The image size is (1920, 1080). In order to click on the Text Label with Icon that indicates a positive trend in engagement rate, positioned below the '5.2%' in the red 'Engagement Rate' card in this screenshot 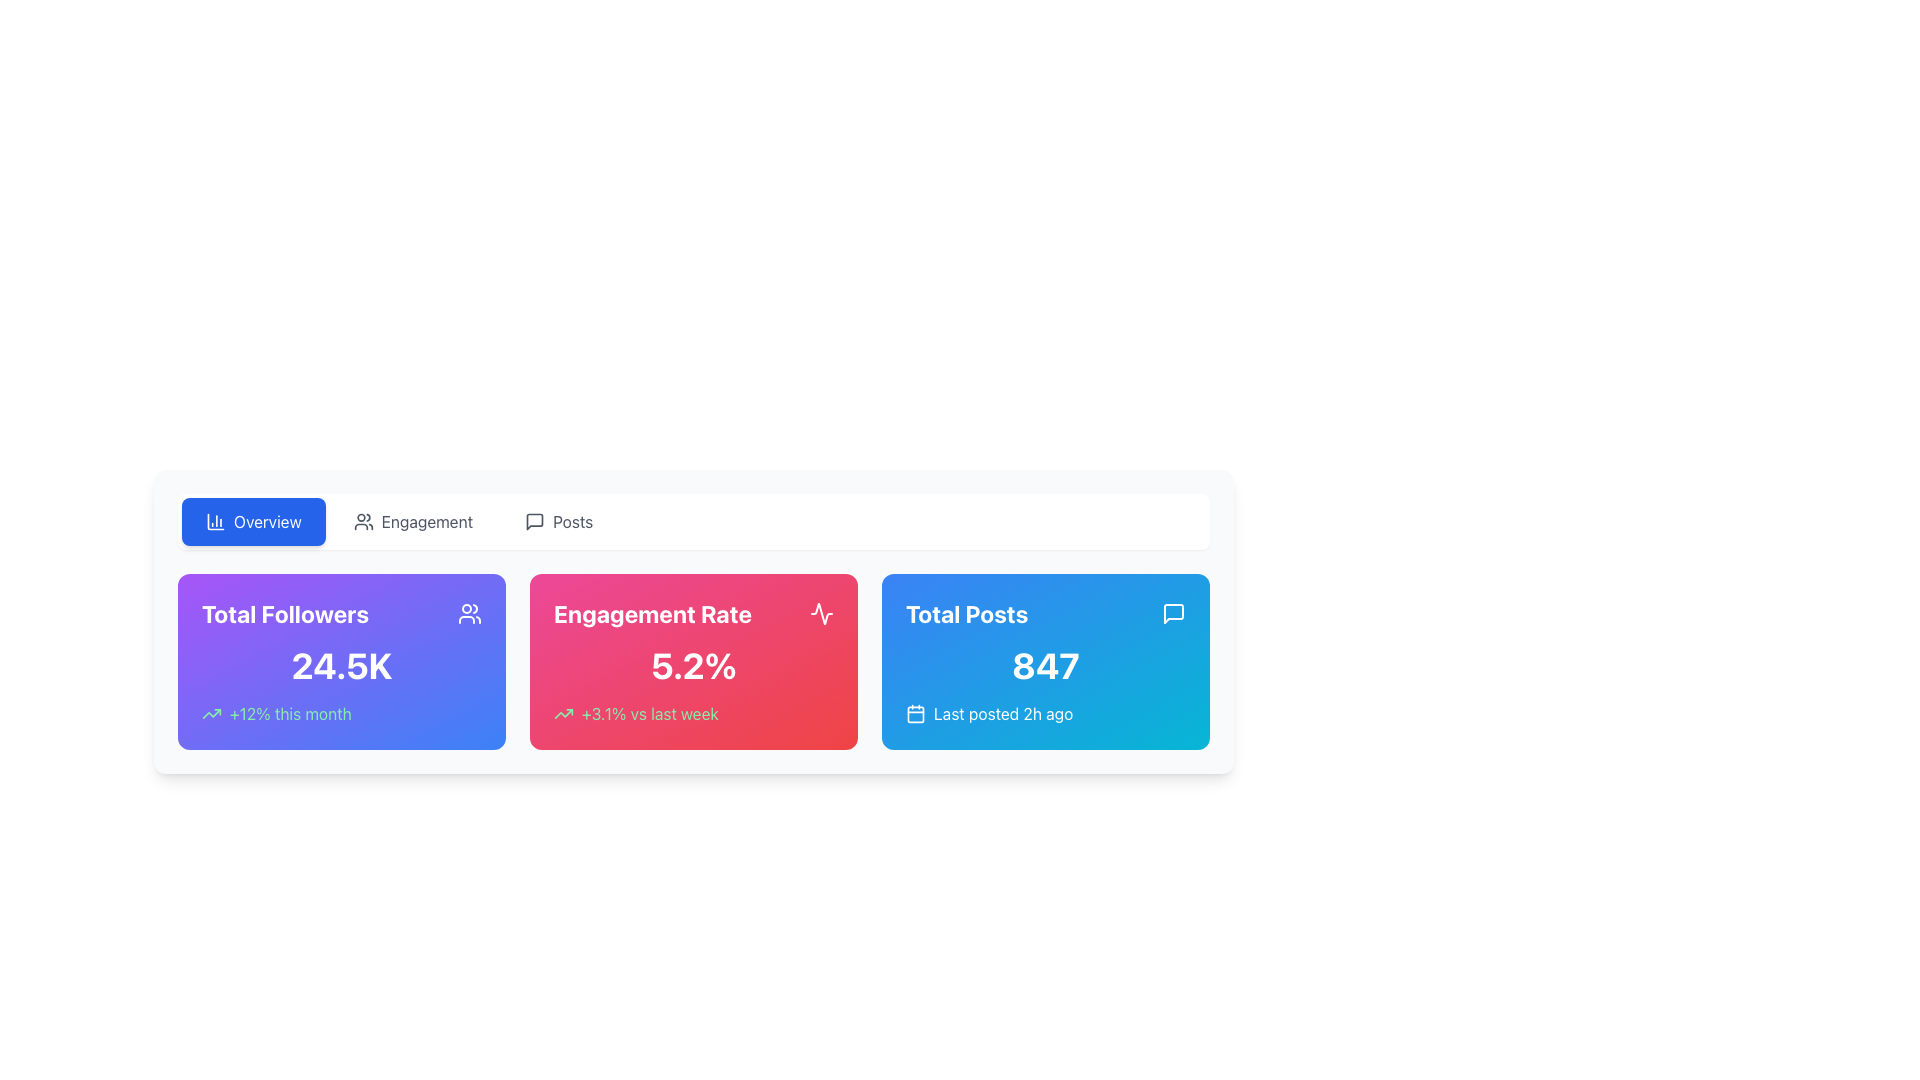, I will do `click(694, 712)`.